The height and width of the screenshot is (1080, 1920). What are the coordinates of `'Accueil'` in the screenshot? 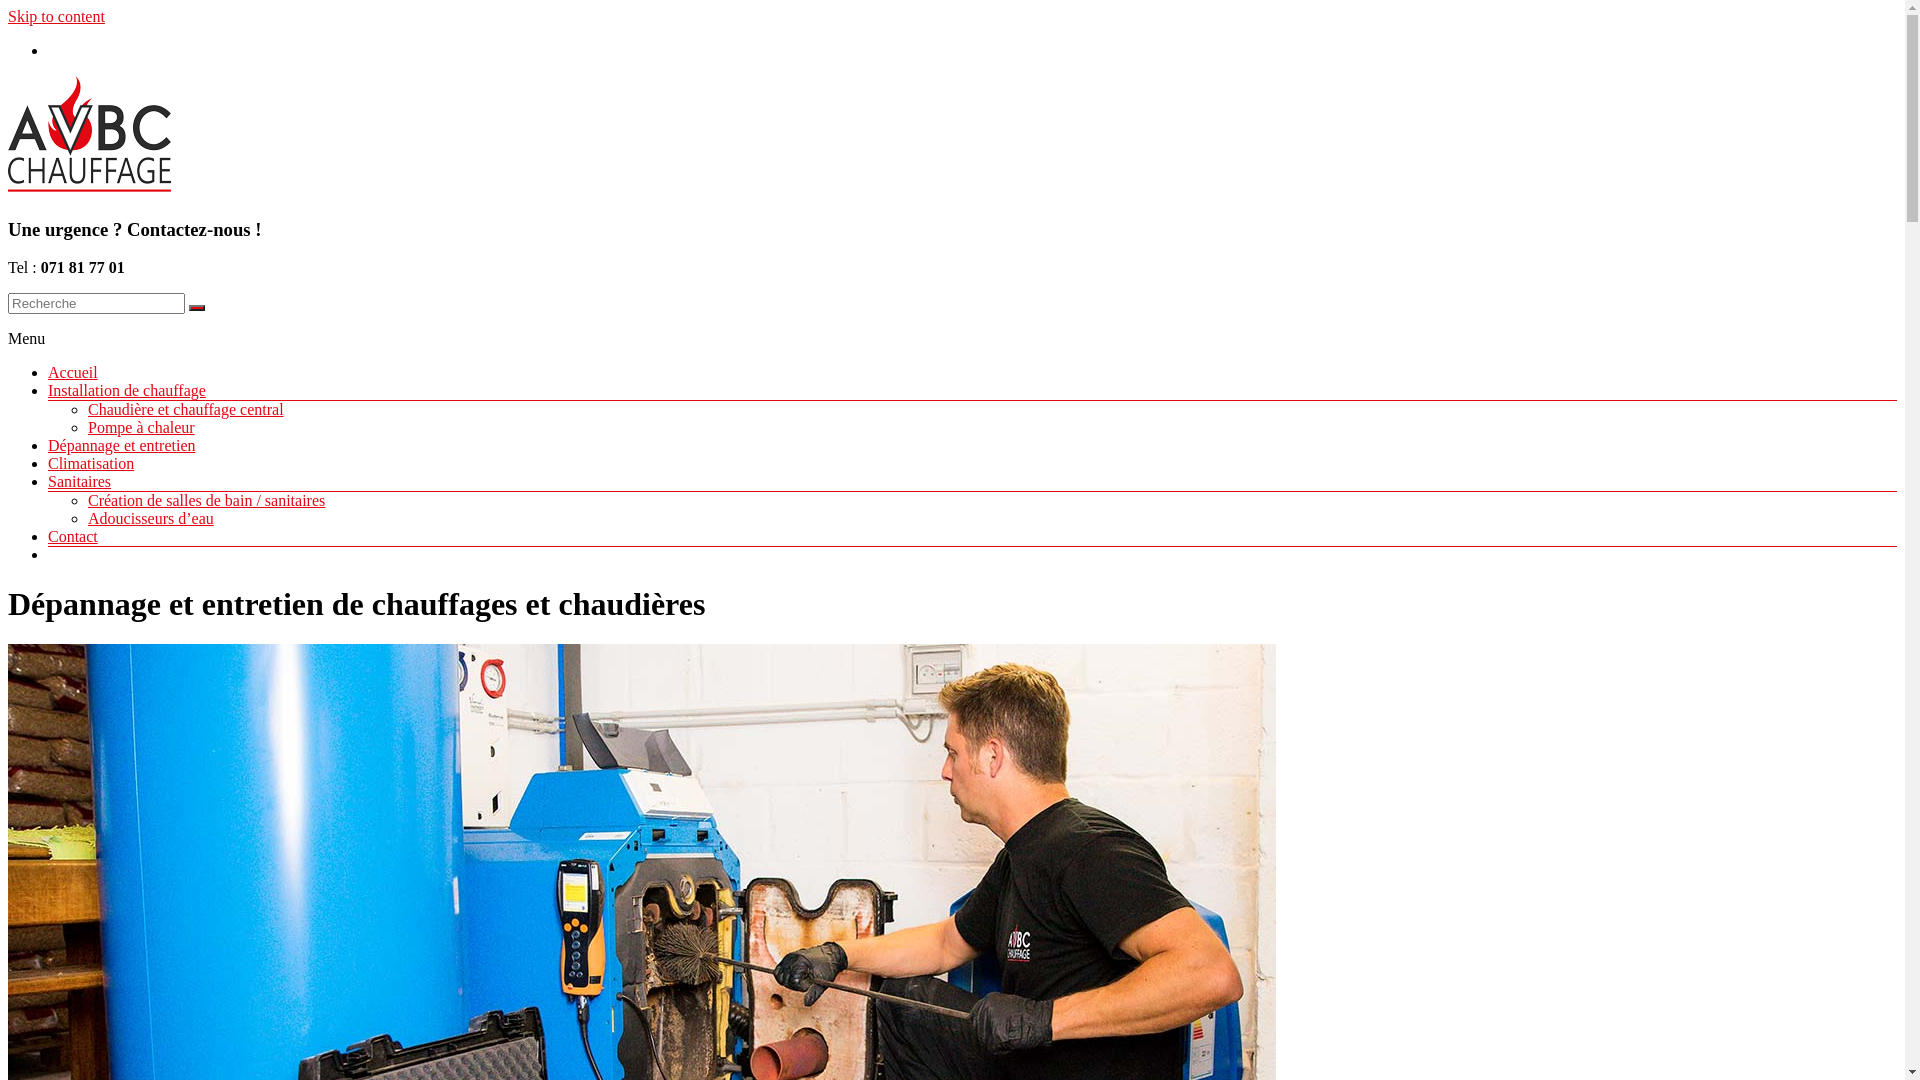 It's located at (72, 372).